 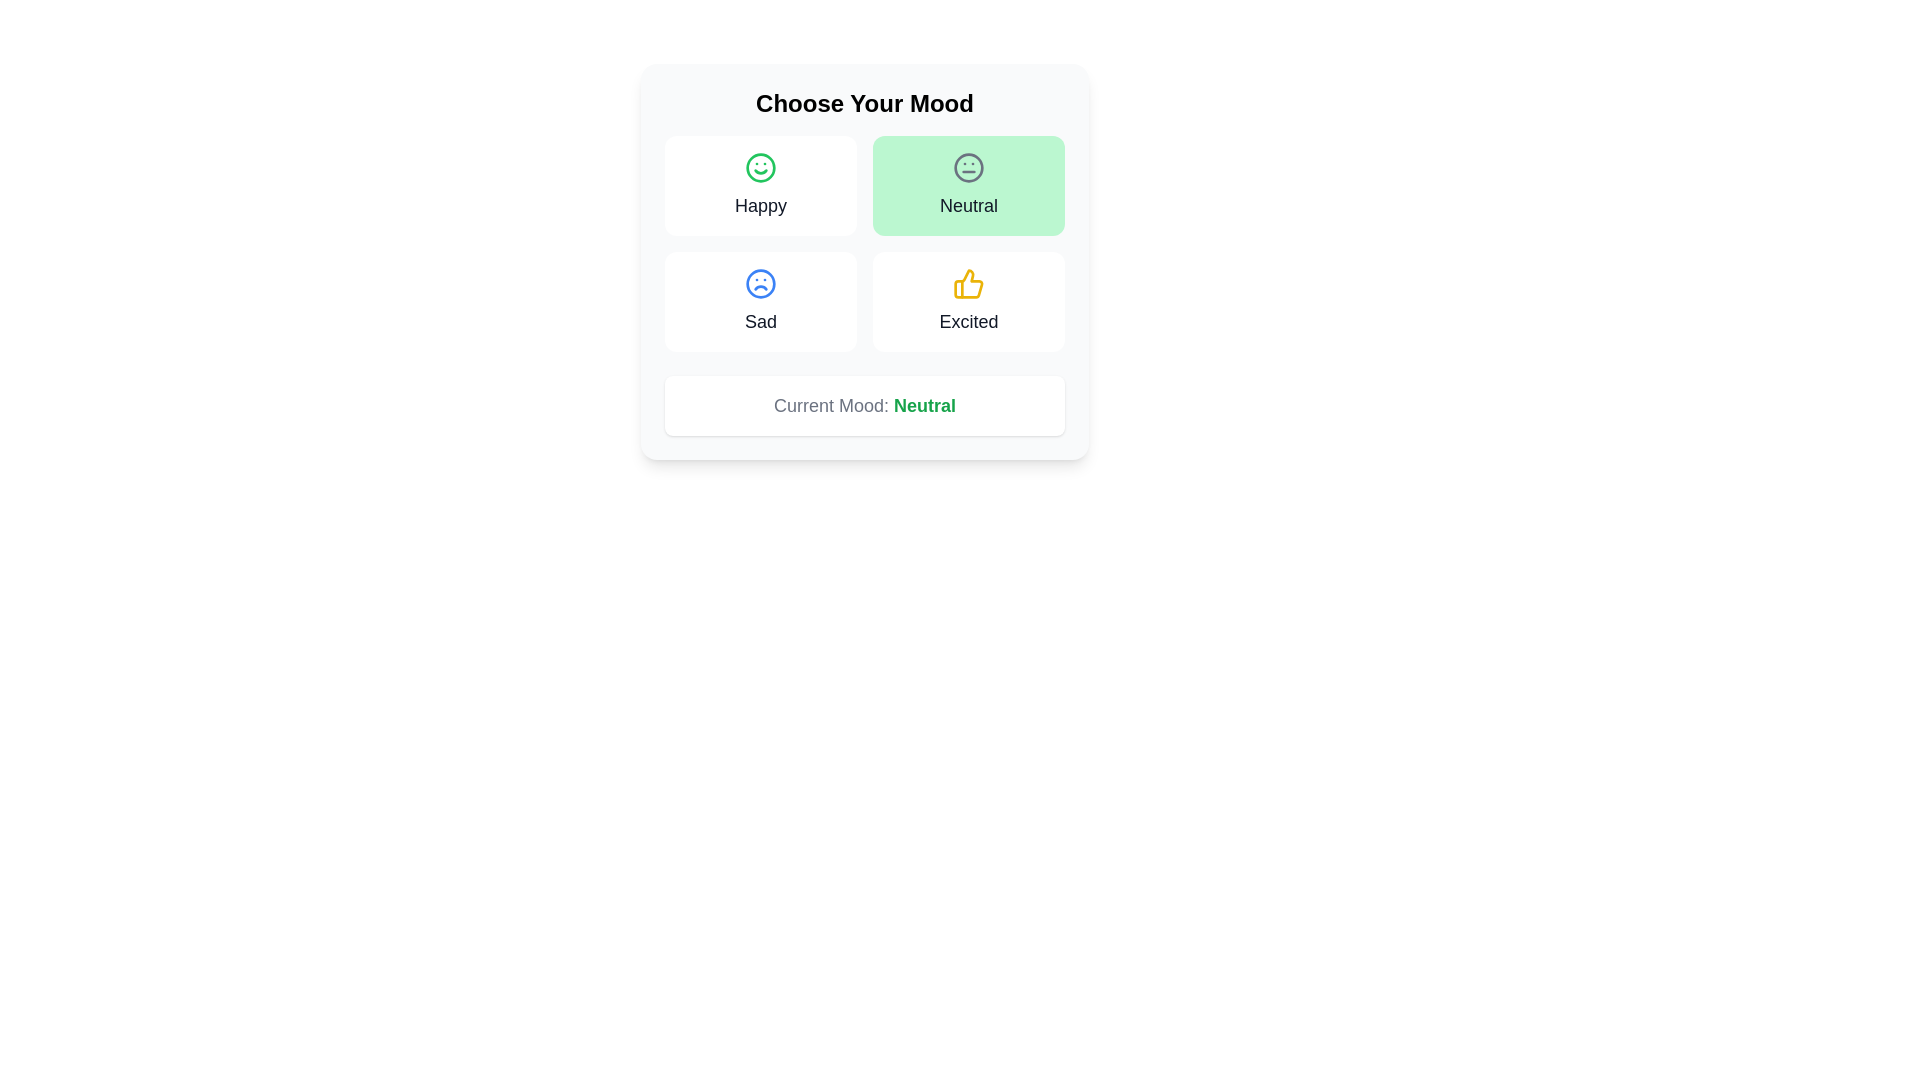 I want to click on the bright yellow thumbs-up SVG icon located at the top of the 'Excited' box in the bottom-right area of the grid layout, so click(x=969, y=284).